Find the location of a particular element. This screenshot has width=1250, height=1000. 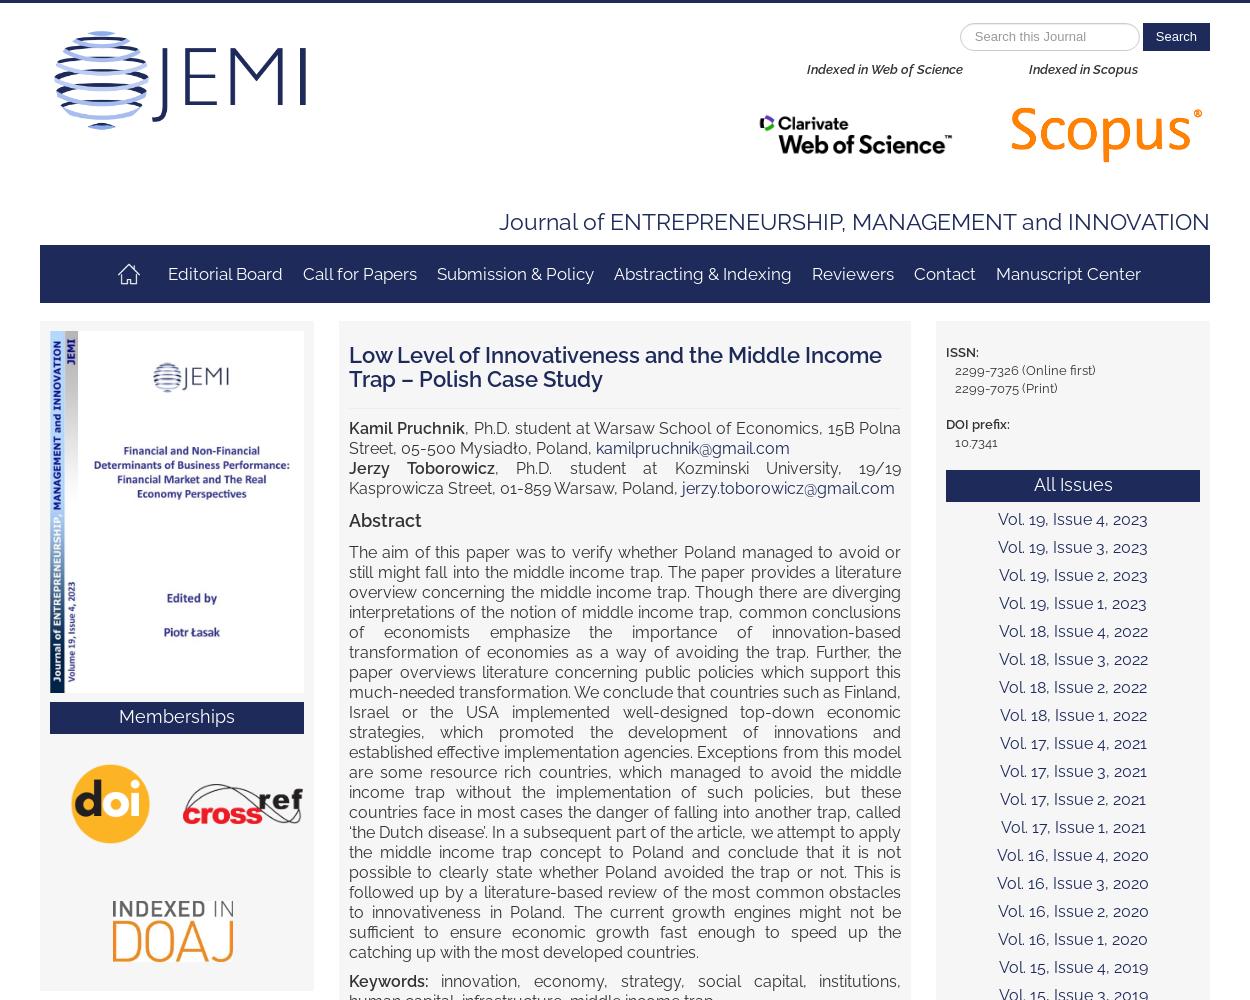

'Vol. 16, Issue 3, 2020' is located at coordinates (1072, 883).